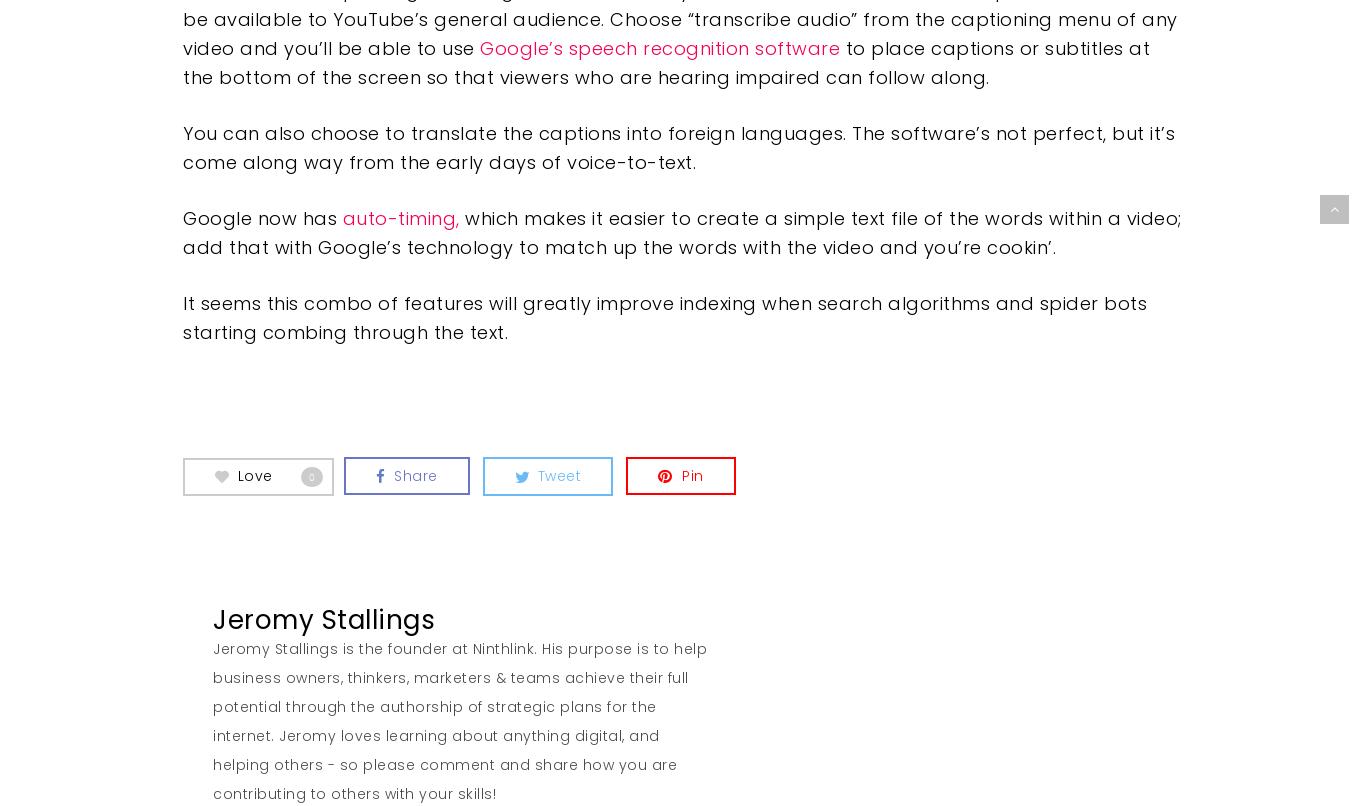 The height and width of the screenshot is (806, 1366). I want to click on 'to place captions or subtitles at the bottom of the screen so that viewers who are hearing impaired can follow along.', so click(665, 63).